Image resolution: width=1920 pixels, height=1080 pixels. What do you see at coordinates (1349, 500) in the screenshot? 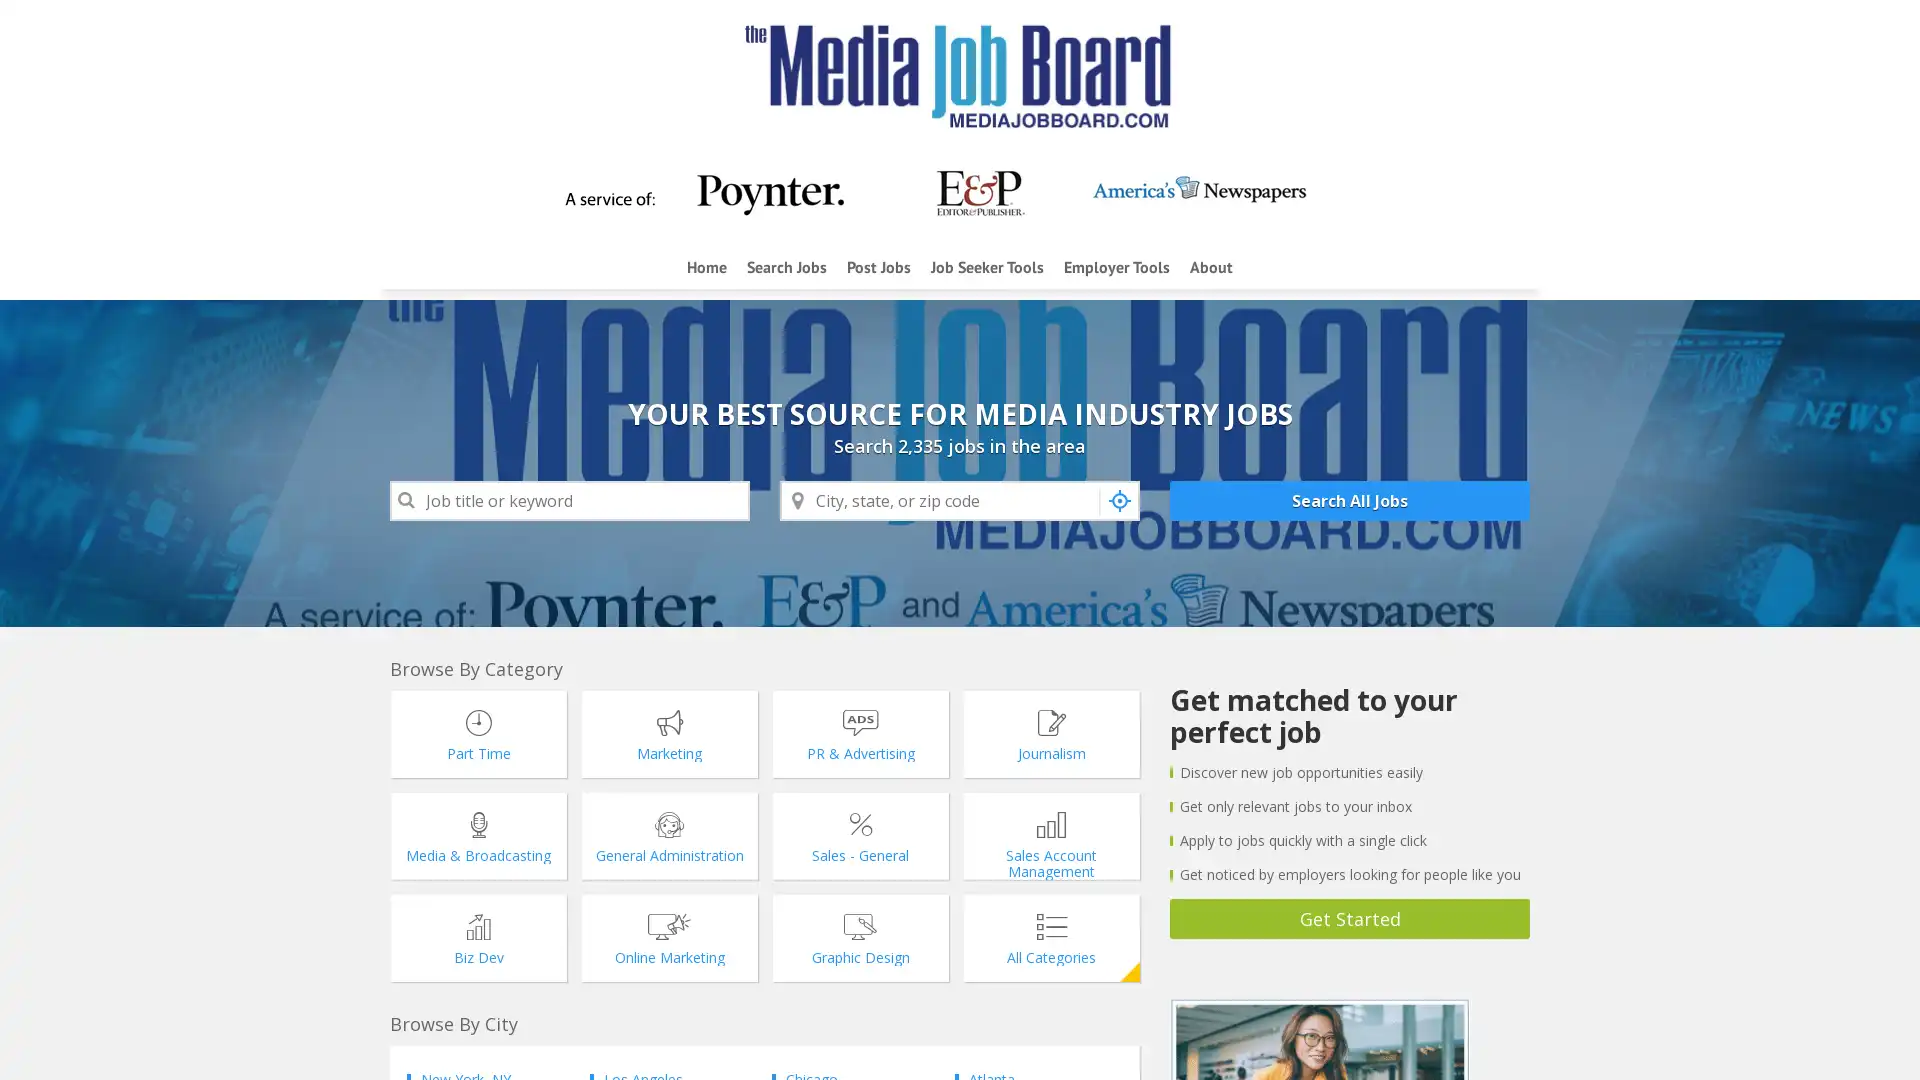
I see `Search All Jobs` at bounding box center [1349, 500].